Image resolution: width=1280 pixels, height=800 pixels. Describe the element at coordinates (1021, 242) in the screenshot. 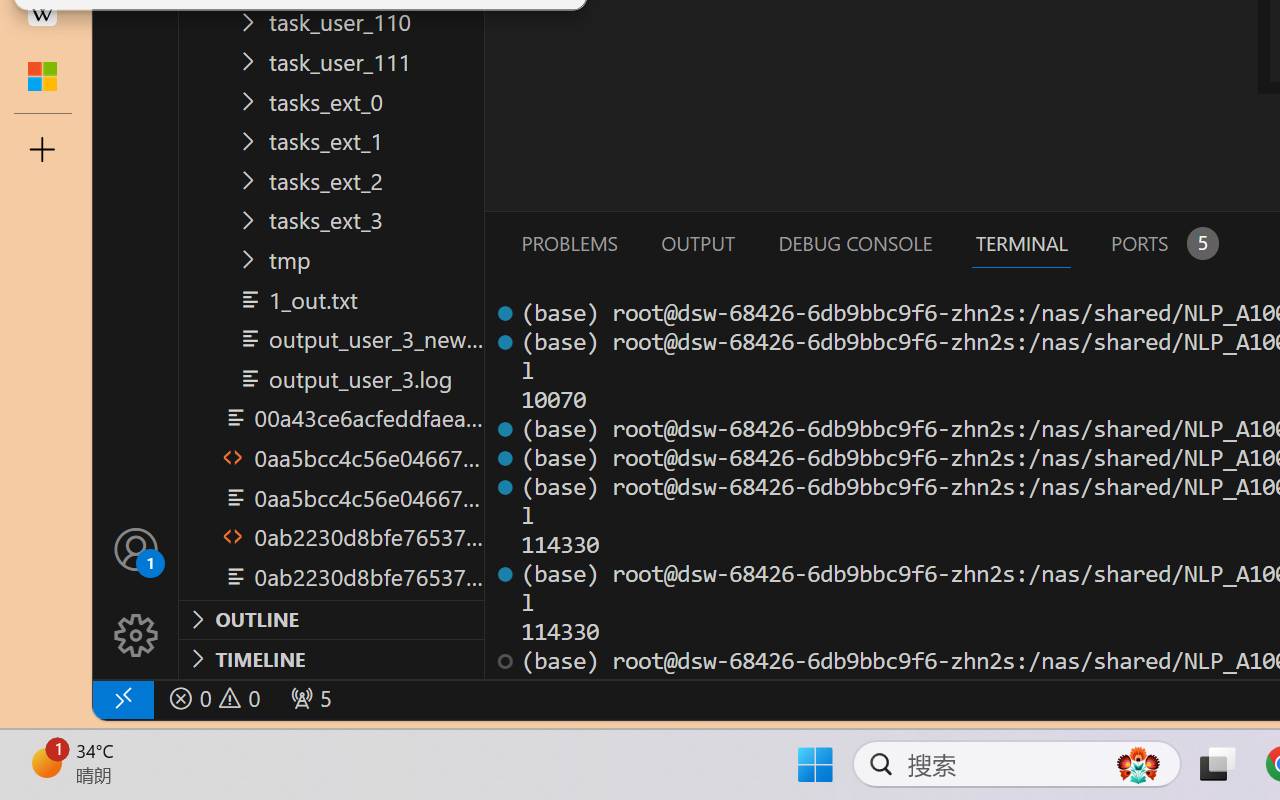

I see `'Terminal (Ctrl+`)'` at that location.